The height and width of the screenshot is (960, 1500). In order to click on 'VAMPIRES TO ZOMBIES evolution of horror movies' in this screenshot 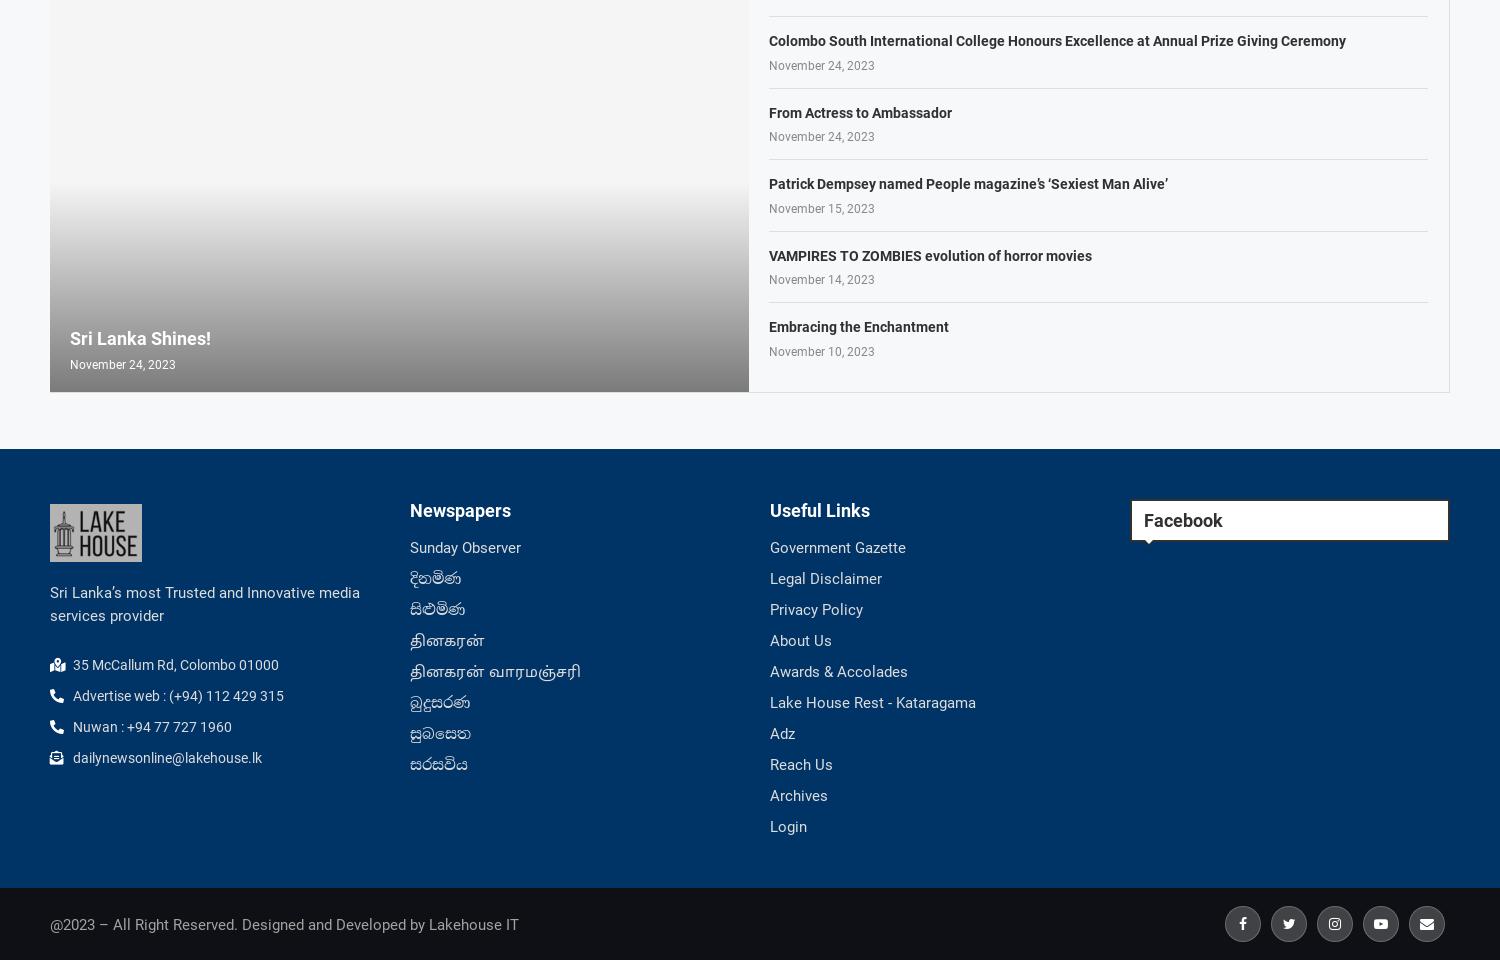, I will do `click(769, 253)`.